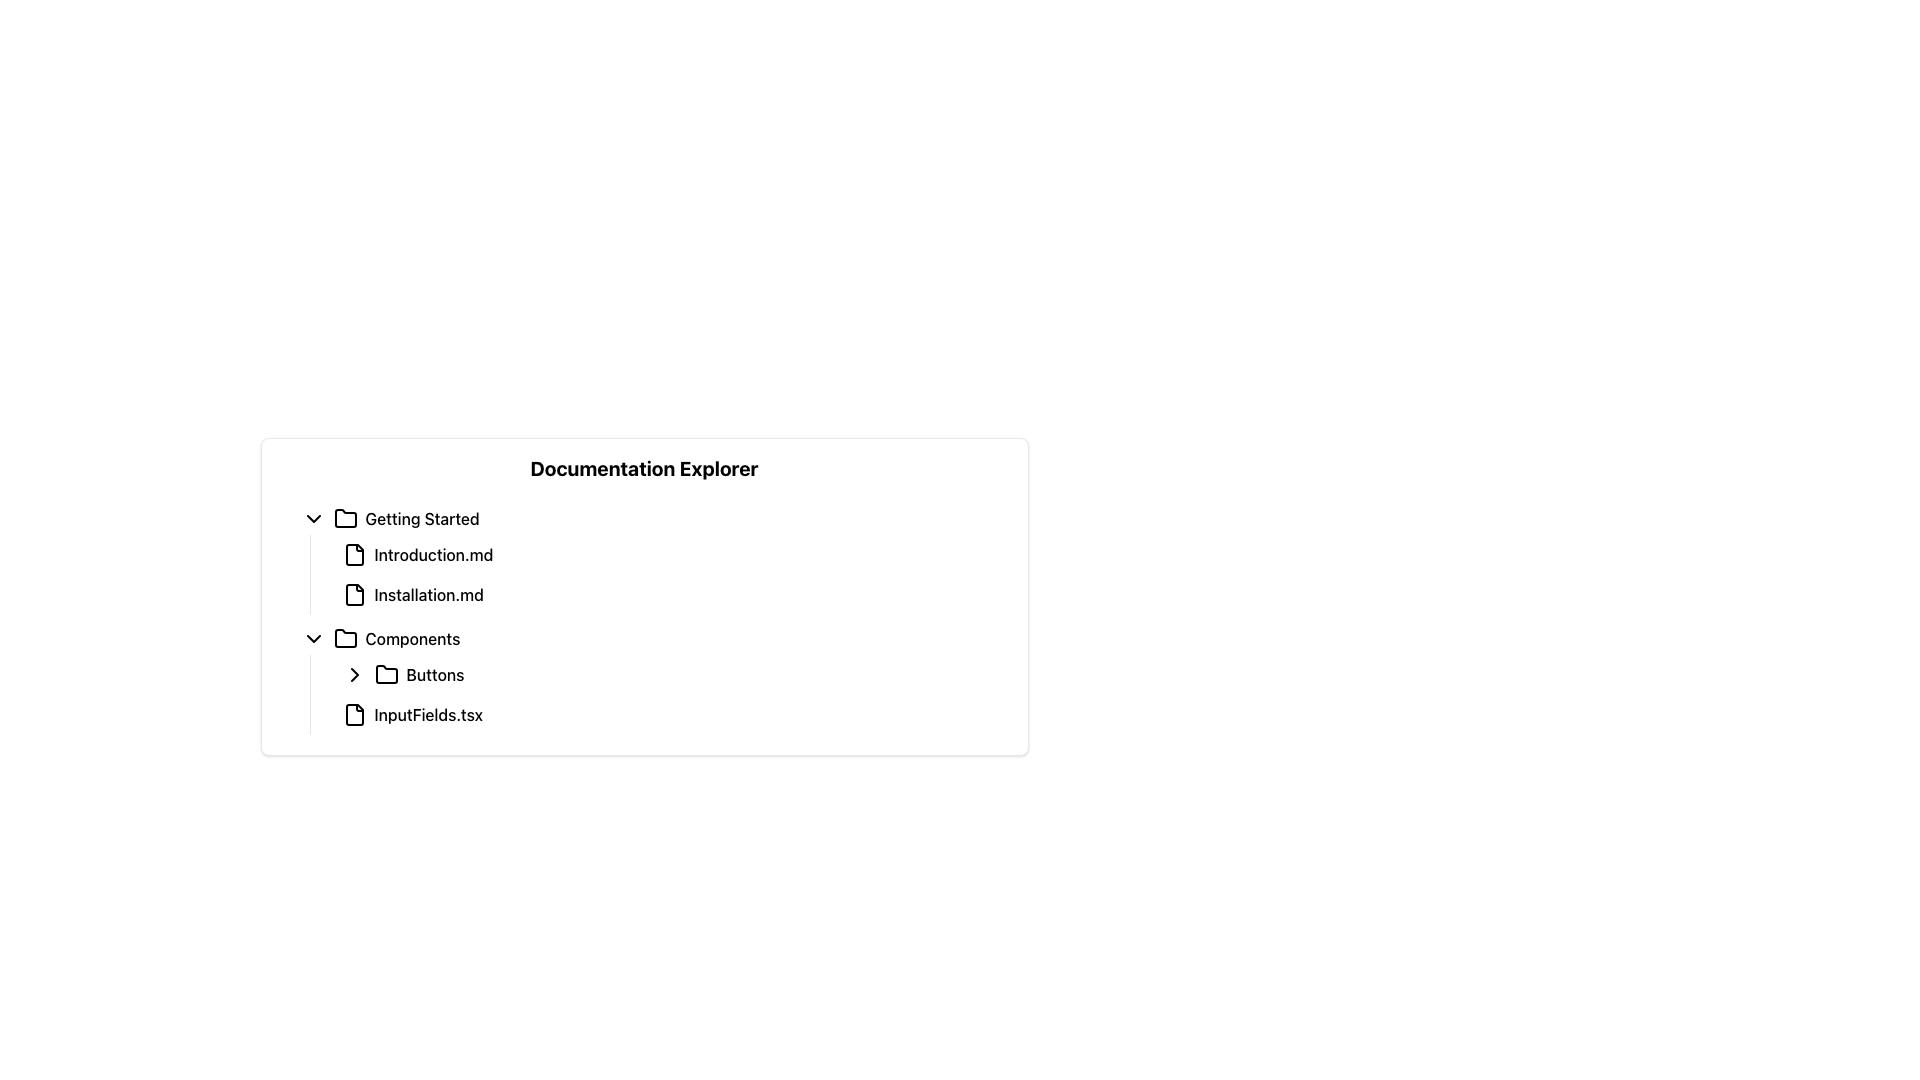 The height and width of the screenshot is (1080, 1920). What do you see at coordinates (386, 675) in the screenshot?
I see `the folder icon located to the left of the text 'Buttons'` at bounding box center [386, 675].